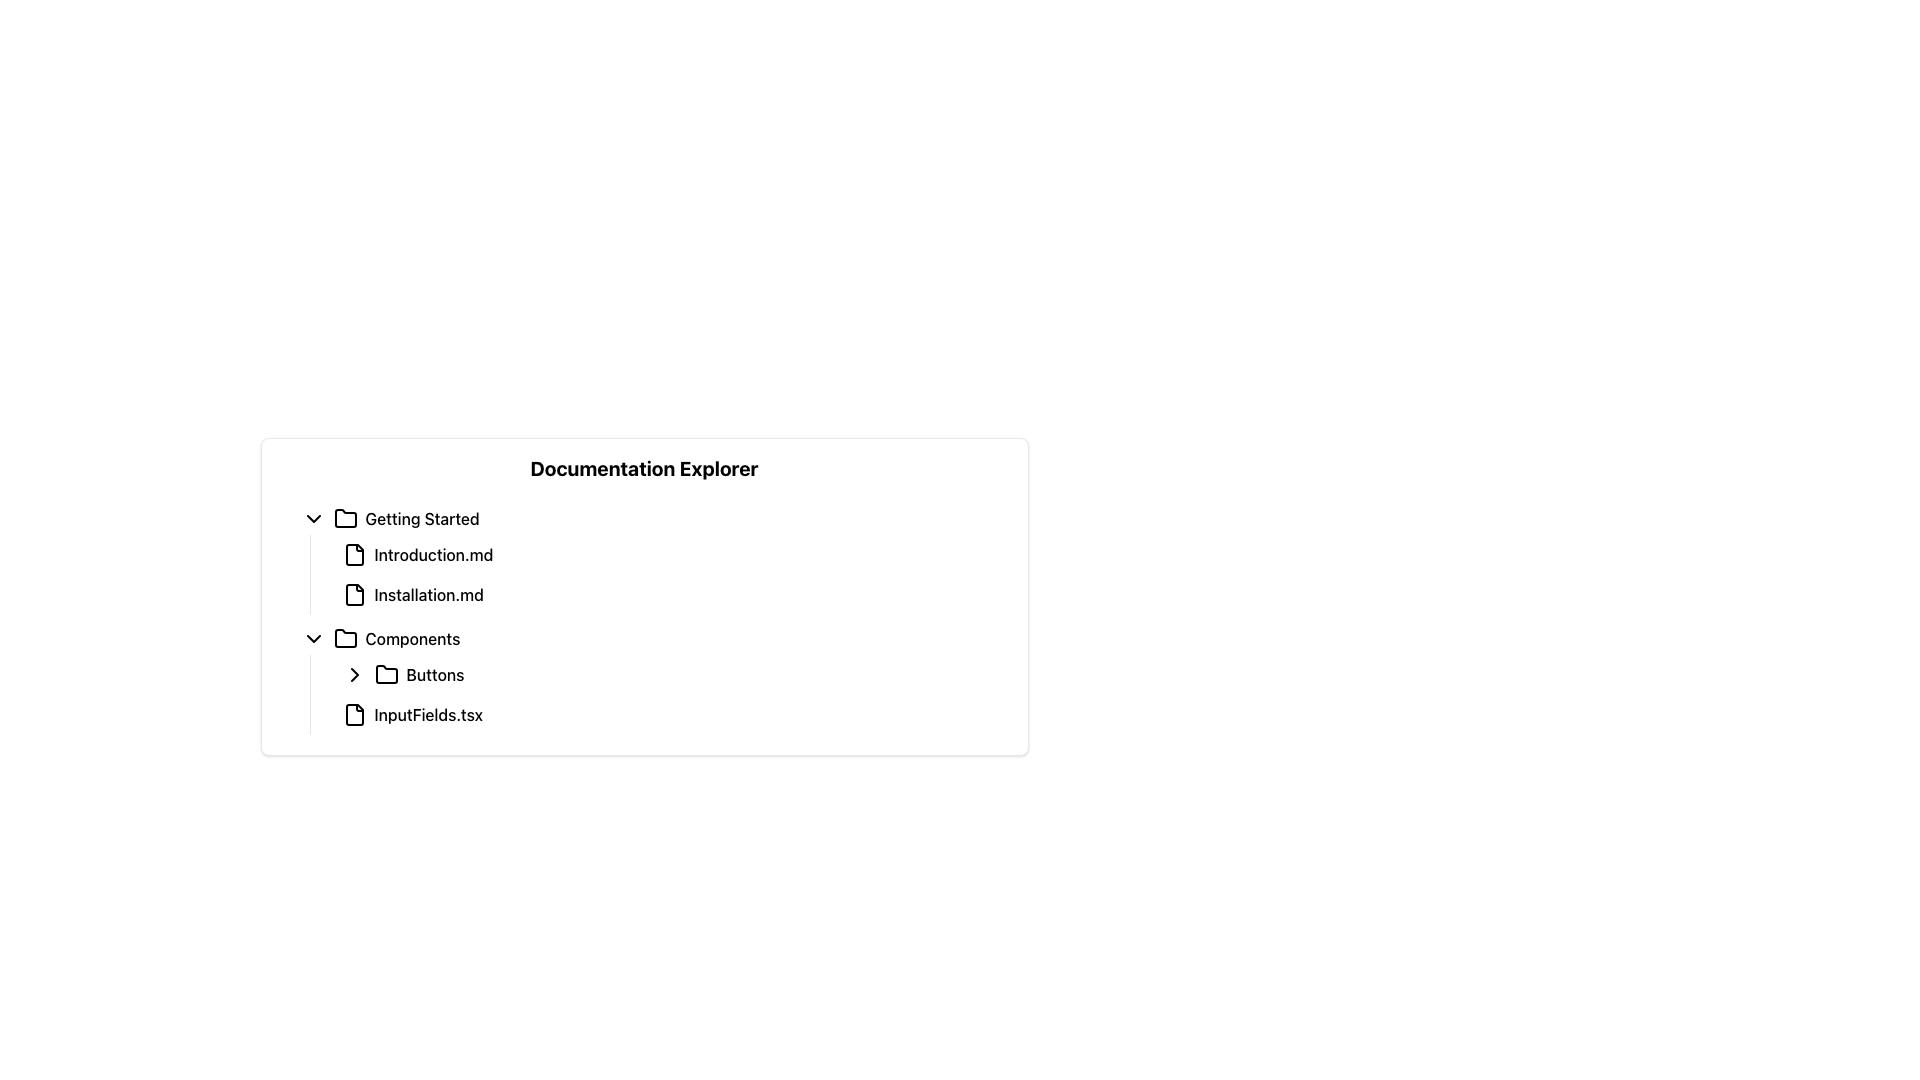 The height and width of the screenshot is (1080, 1920). What do you see at coordinates (386, 675) in the screenshot?
I see `the folder icon located to the left of the text 'Buttons'` at bounding box center [386, 675].